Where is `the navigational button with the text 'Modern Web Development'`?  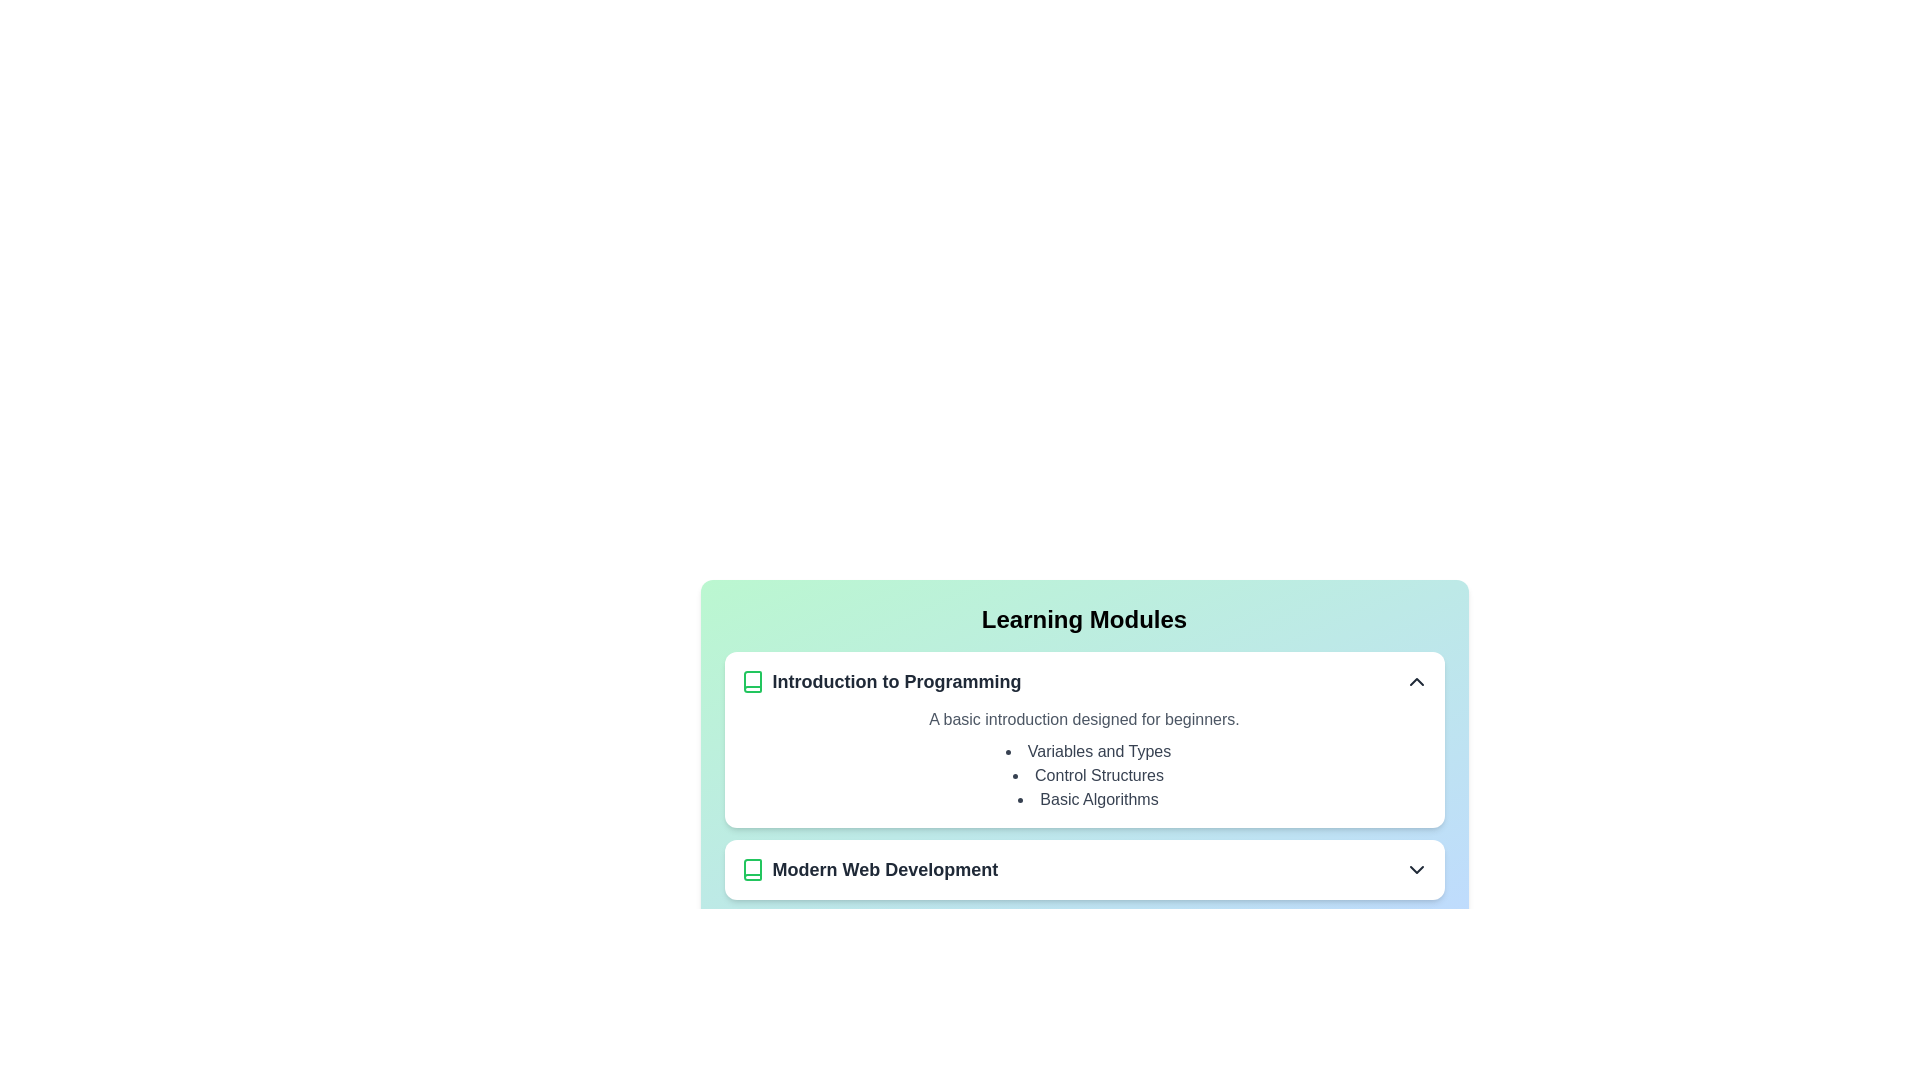 the navigational button with the text 'Modern Web Development' is located at coordinates (869, 869).